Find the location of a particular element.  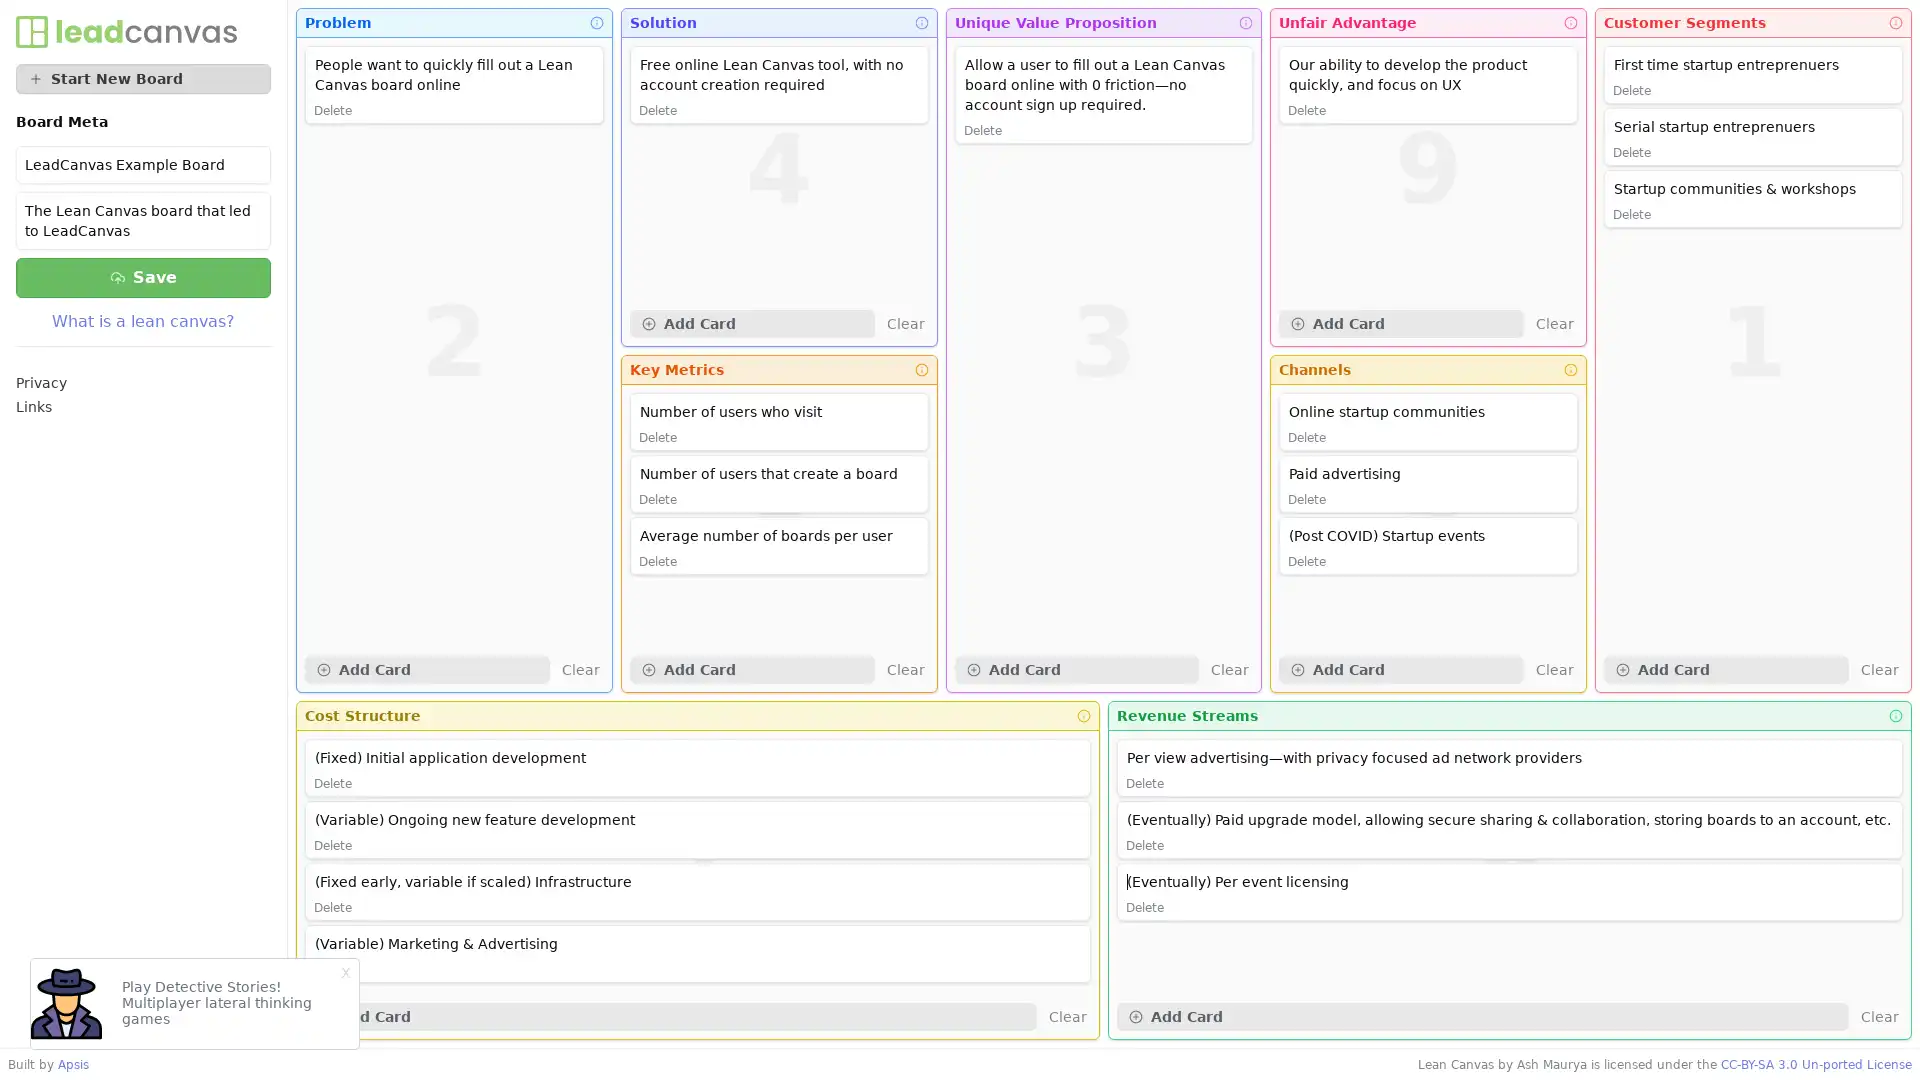

Add Card is located at coordinates (750, 322).